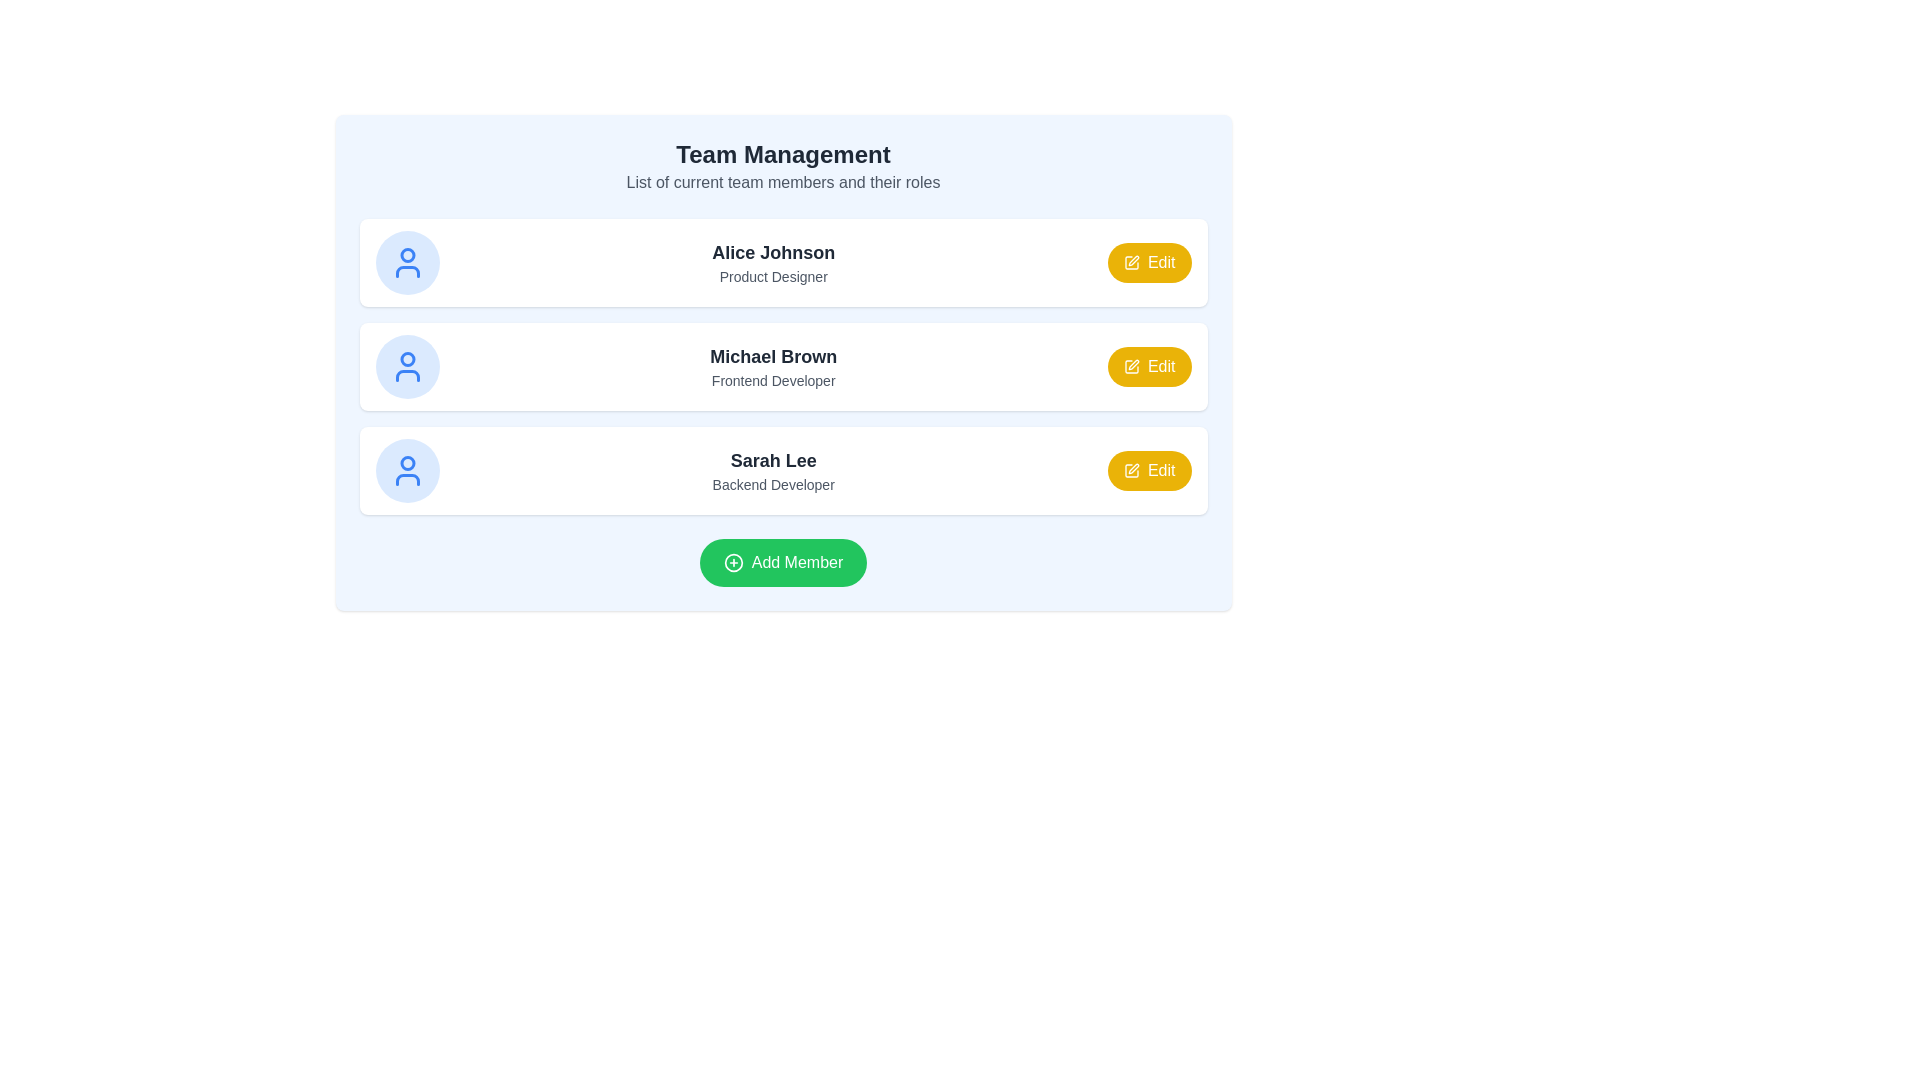 This screenshot has width=1920, height=1080. I want to click on the edit icon for 'Sarah Lee - Backend Developer', which is a small pen or pencil icon within a yellow circular background on the far right of the entry, so click(1133, 469).